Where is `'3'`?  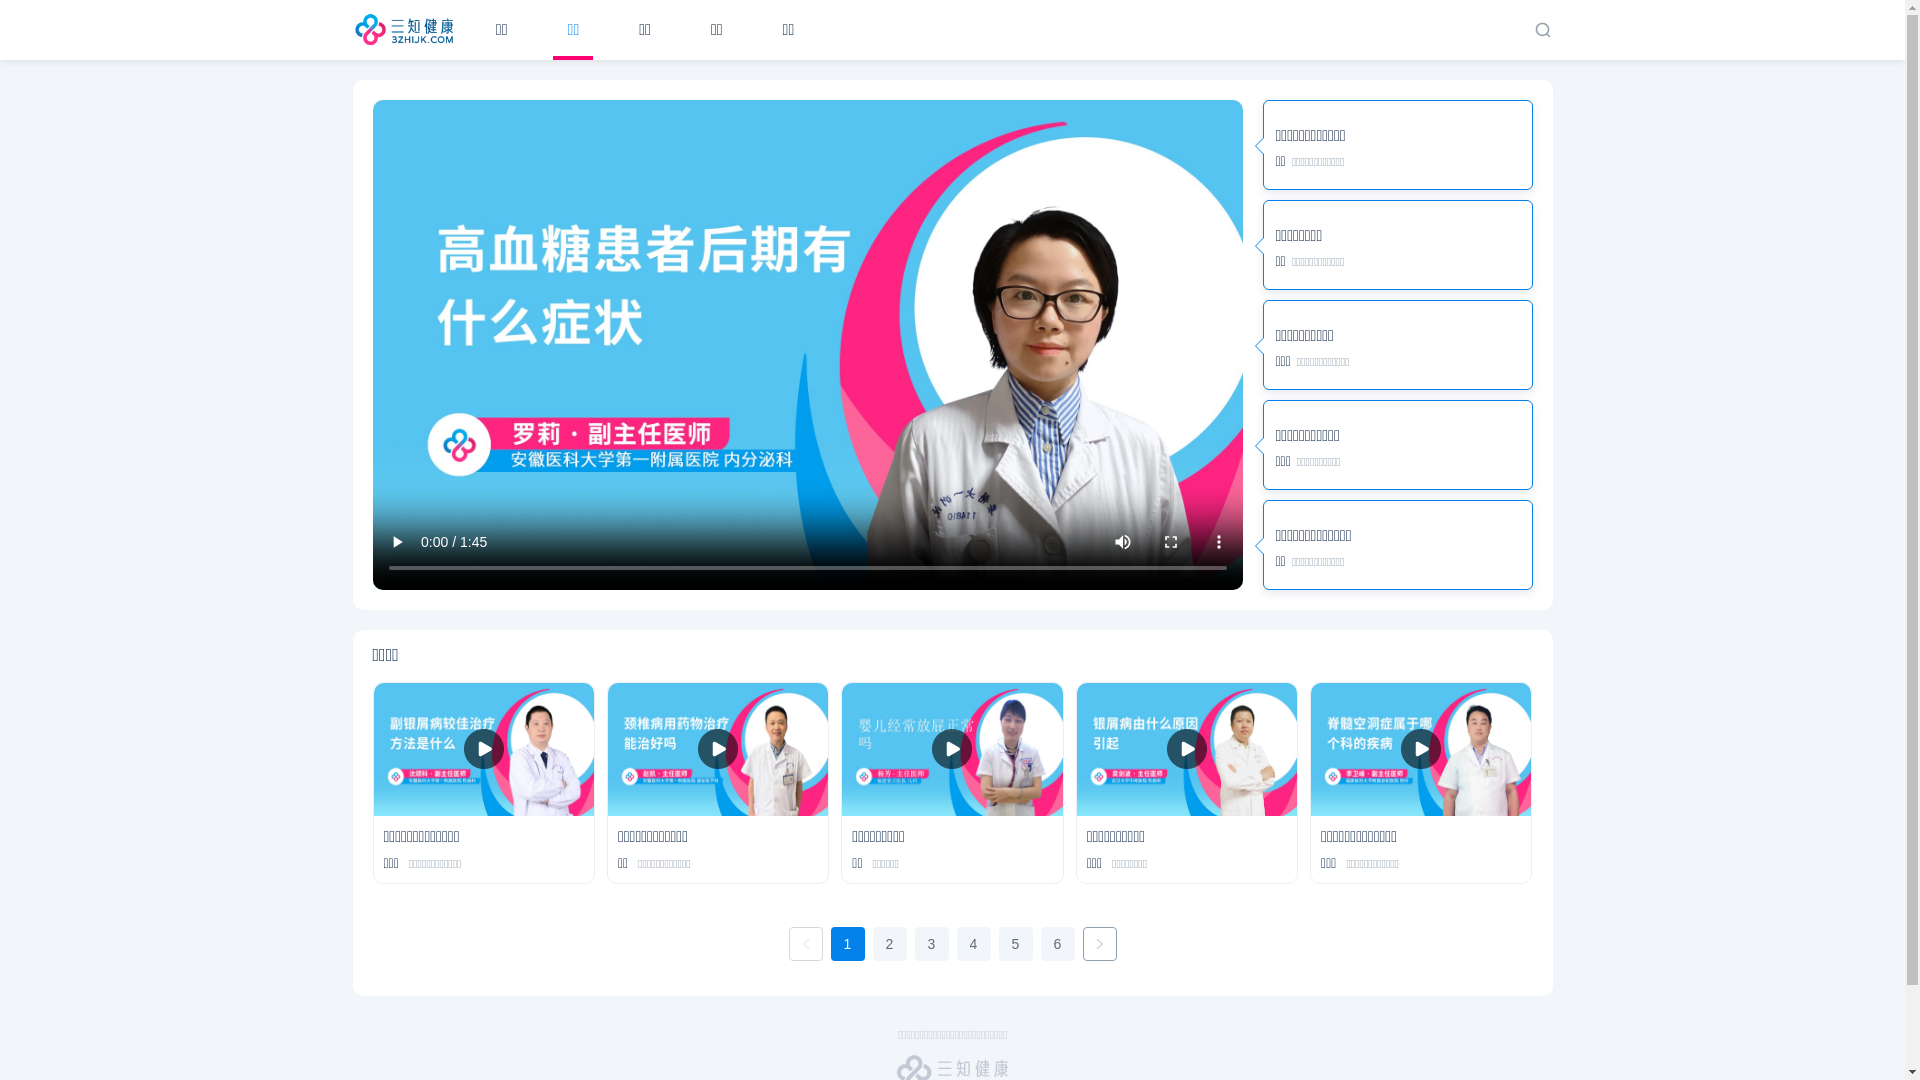 '3' is located at coordinates (930, 944).